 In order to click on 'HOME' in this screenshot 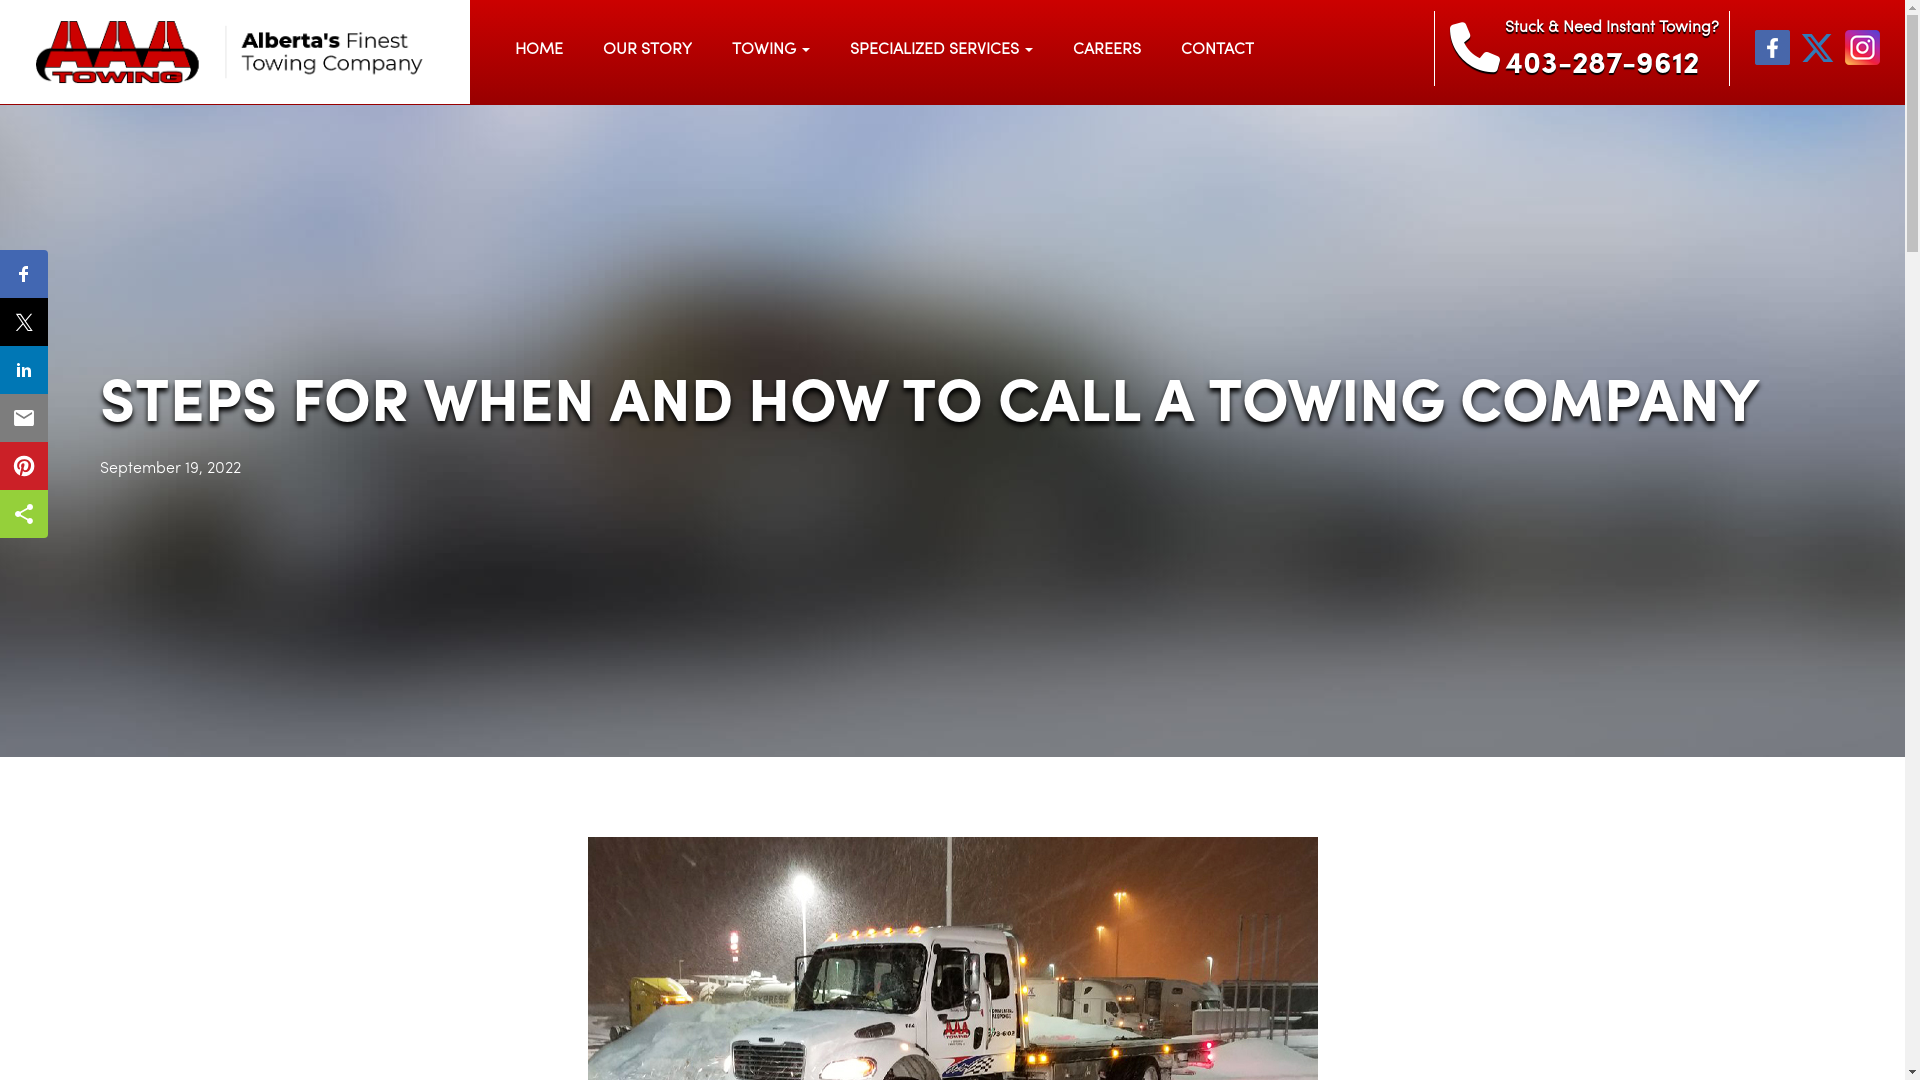, I will do `click(538, 49)`.